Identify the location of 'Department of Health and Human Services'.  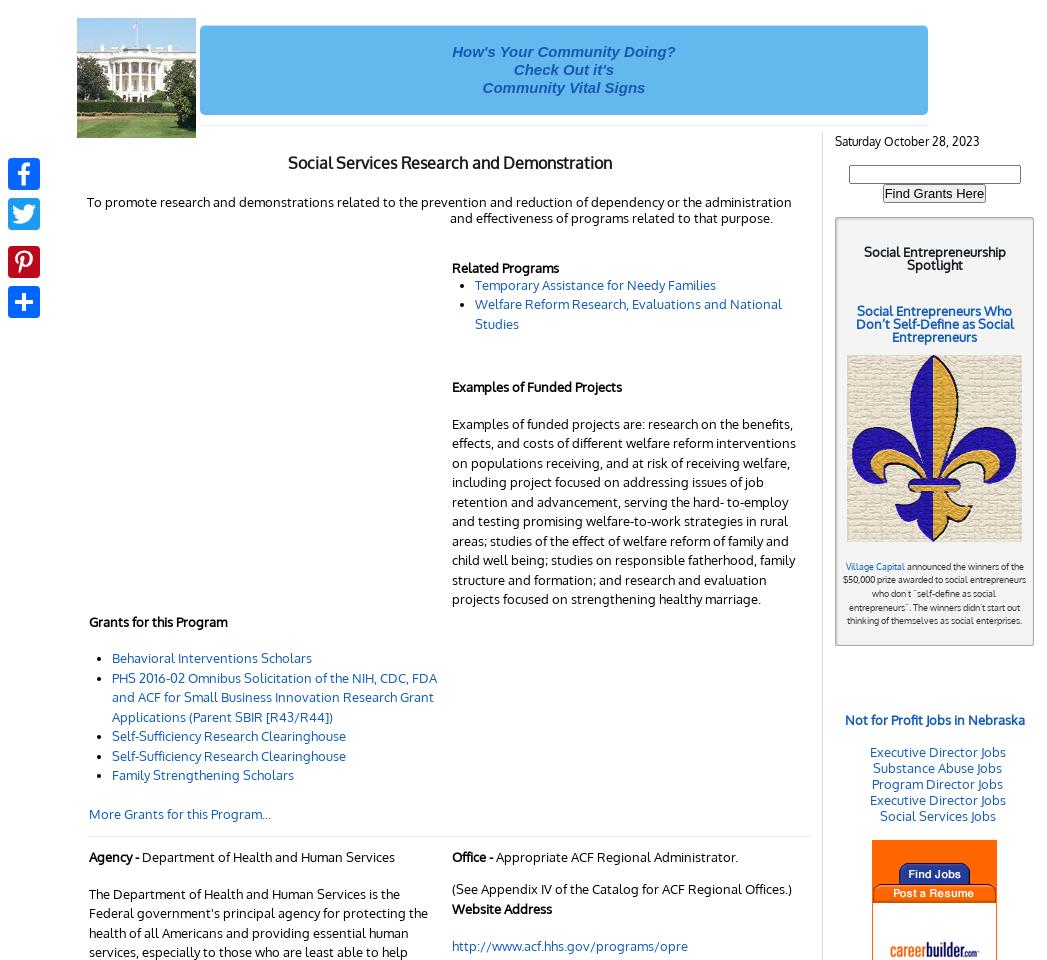
(268, 855).